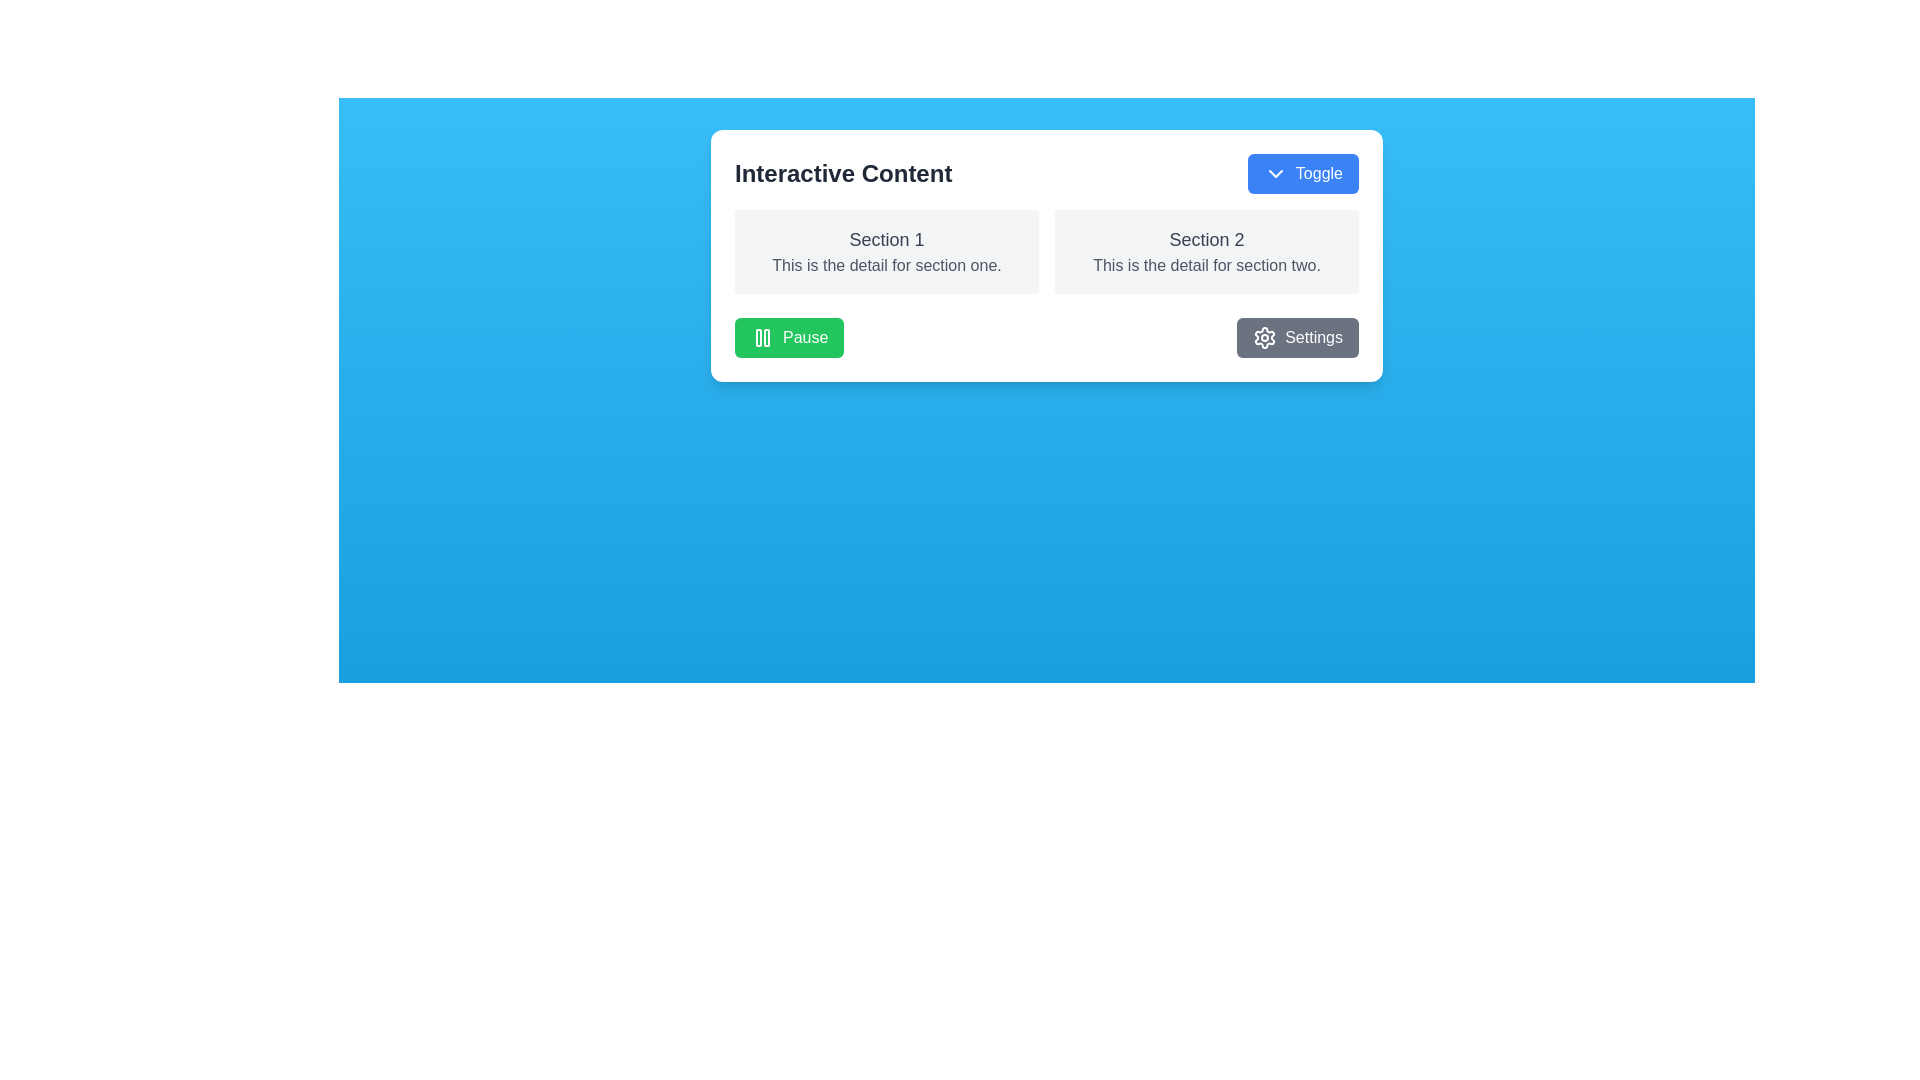  What do you see at coordinates (762, 337) in the screenshot?
I see `the 'Pause' button by clicking on the pause icon located on the left side of the green button that has 'Pause' text to its right` at bounding box center [762, 337].